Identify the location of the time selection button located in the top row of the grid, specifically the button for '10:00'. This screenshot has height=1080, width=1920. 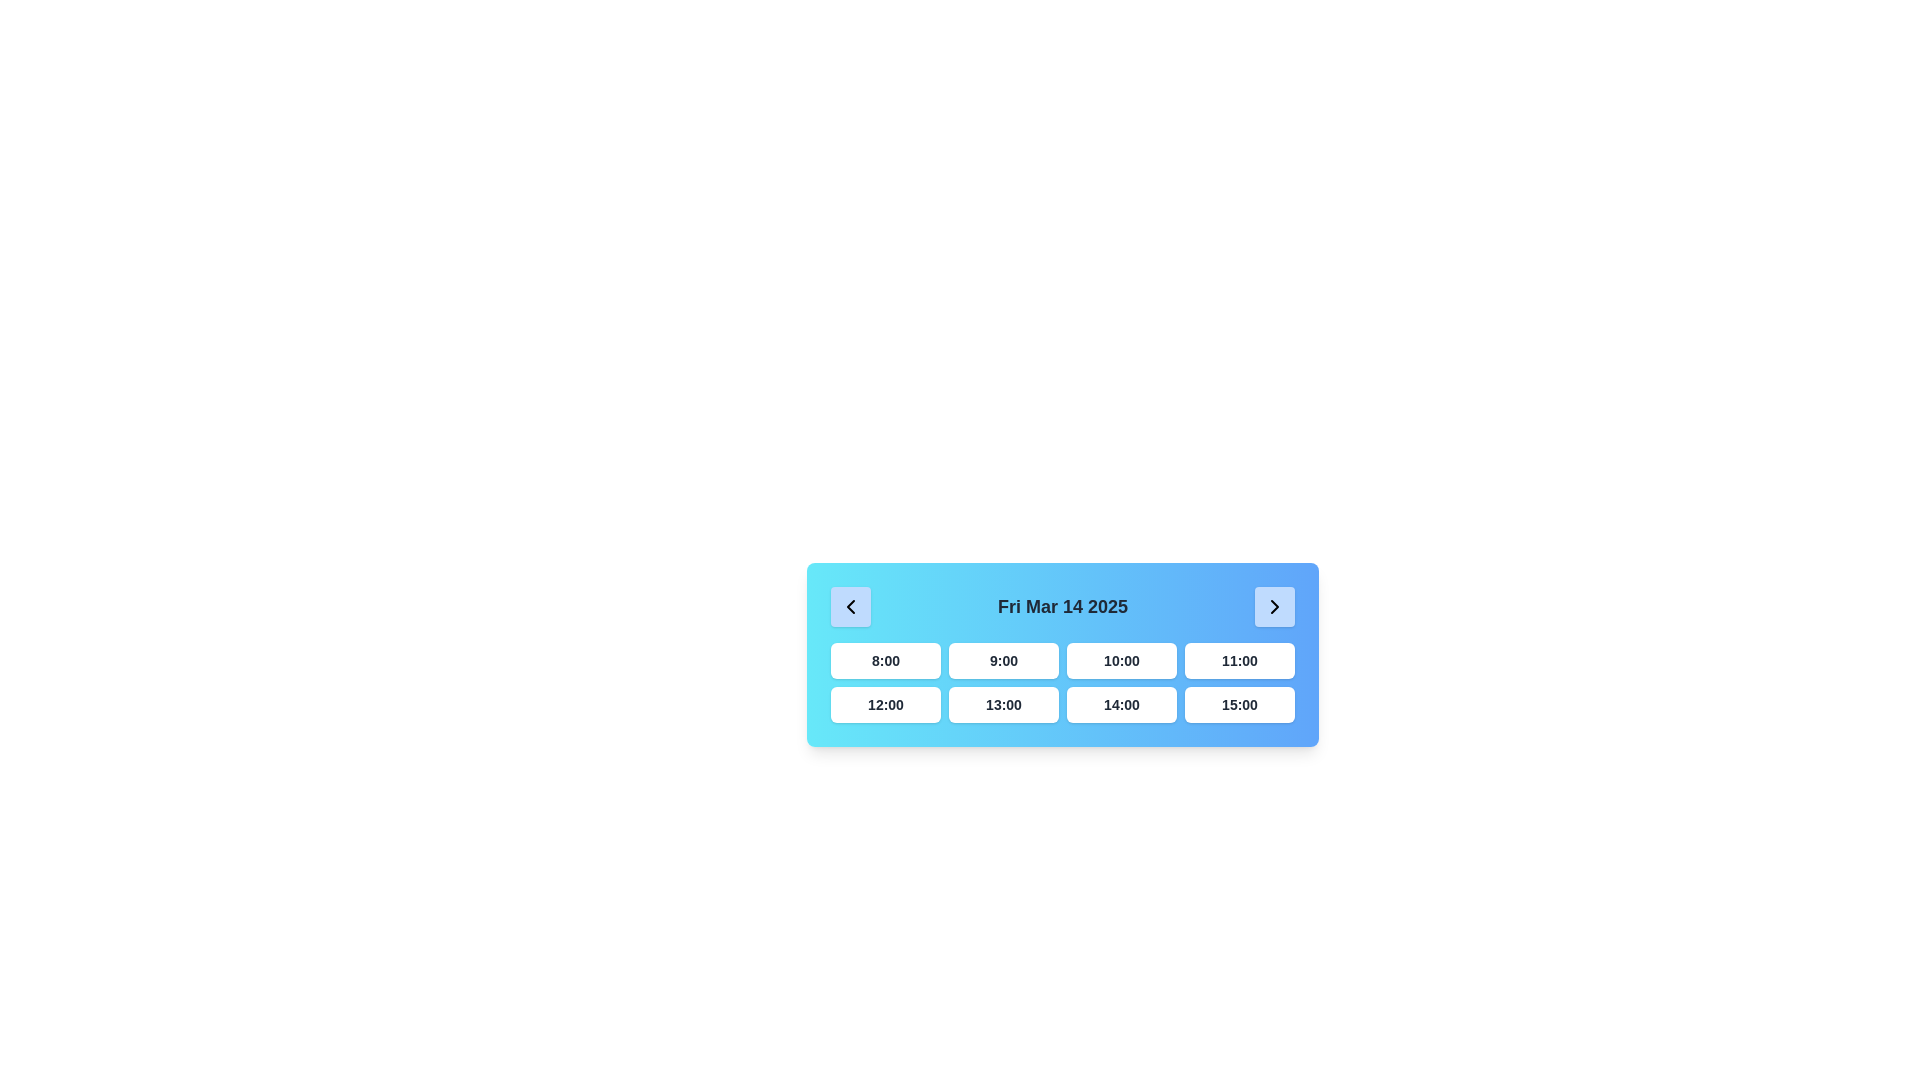
(1122, 660).